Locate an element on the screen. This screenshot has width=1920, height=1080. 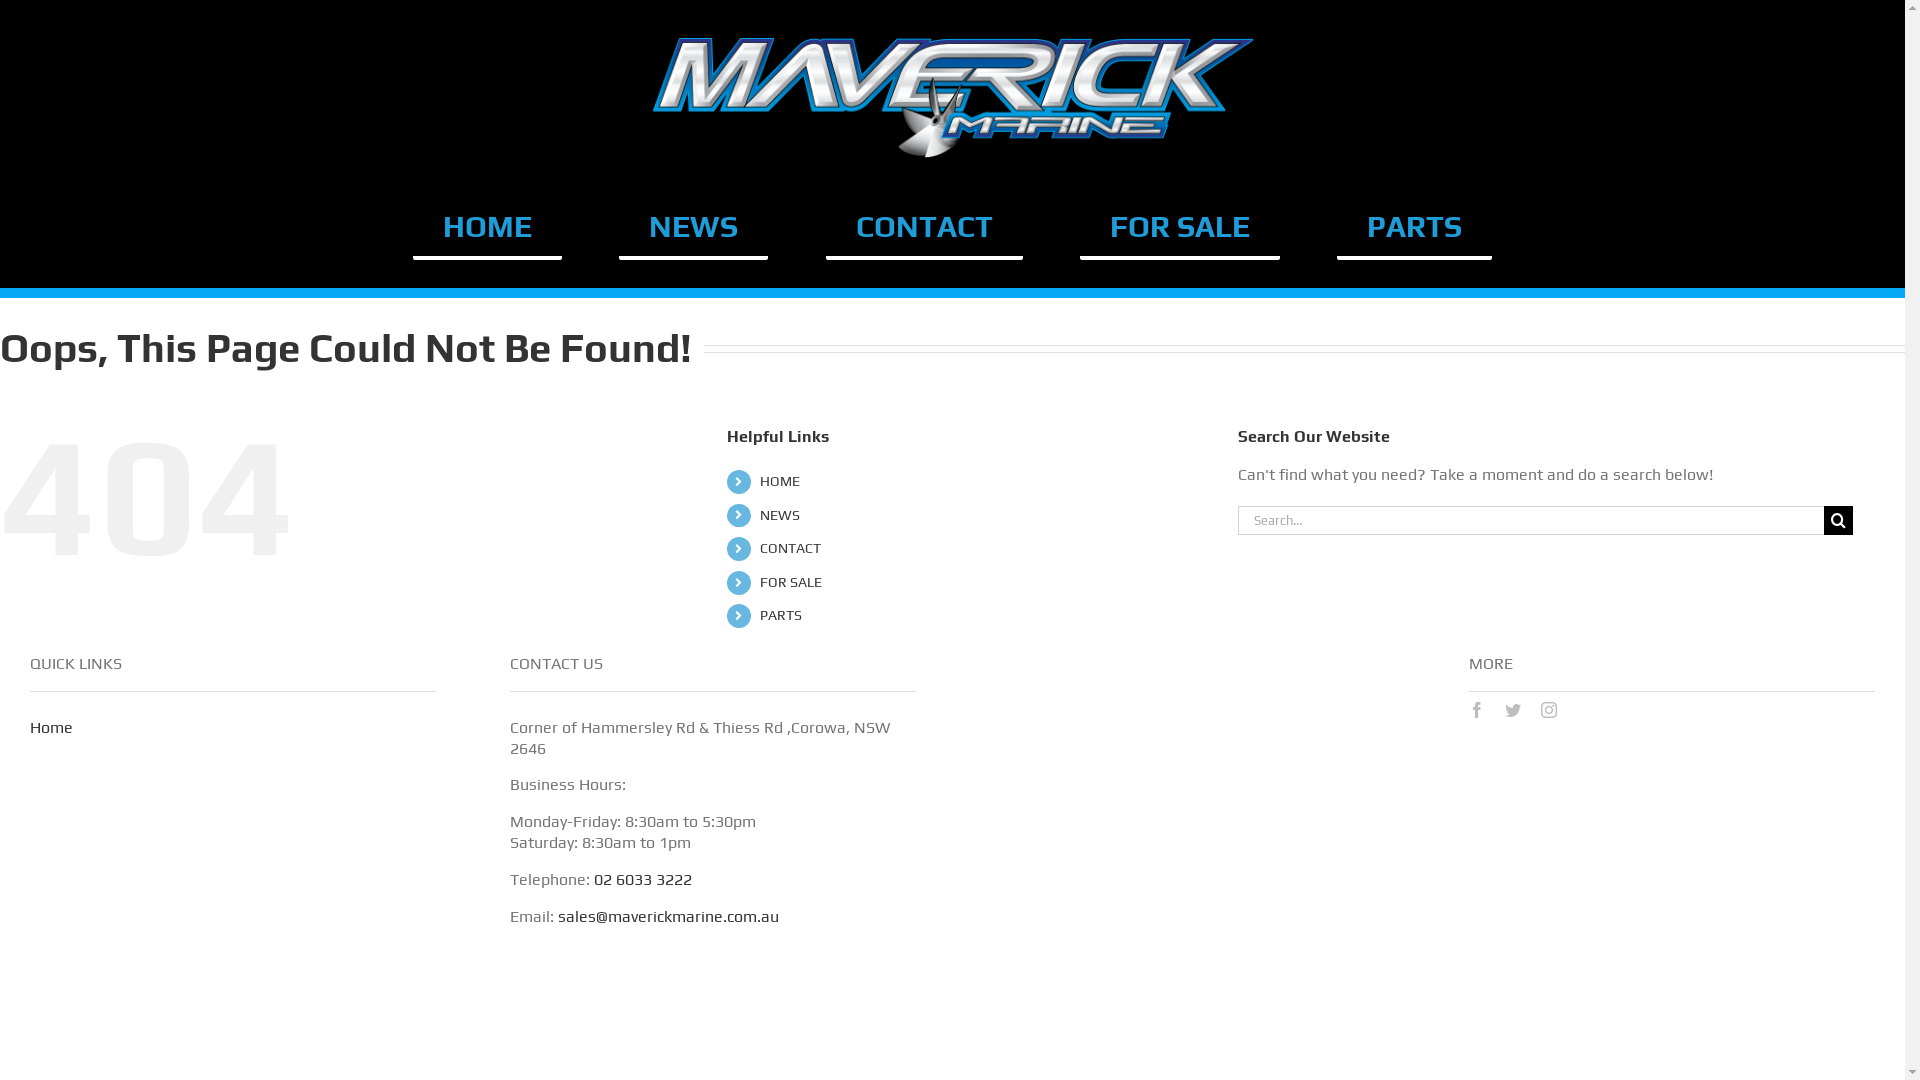
'PARTS' is located at coordinates (780, 613).